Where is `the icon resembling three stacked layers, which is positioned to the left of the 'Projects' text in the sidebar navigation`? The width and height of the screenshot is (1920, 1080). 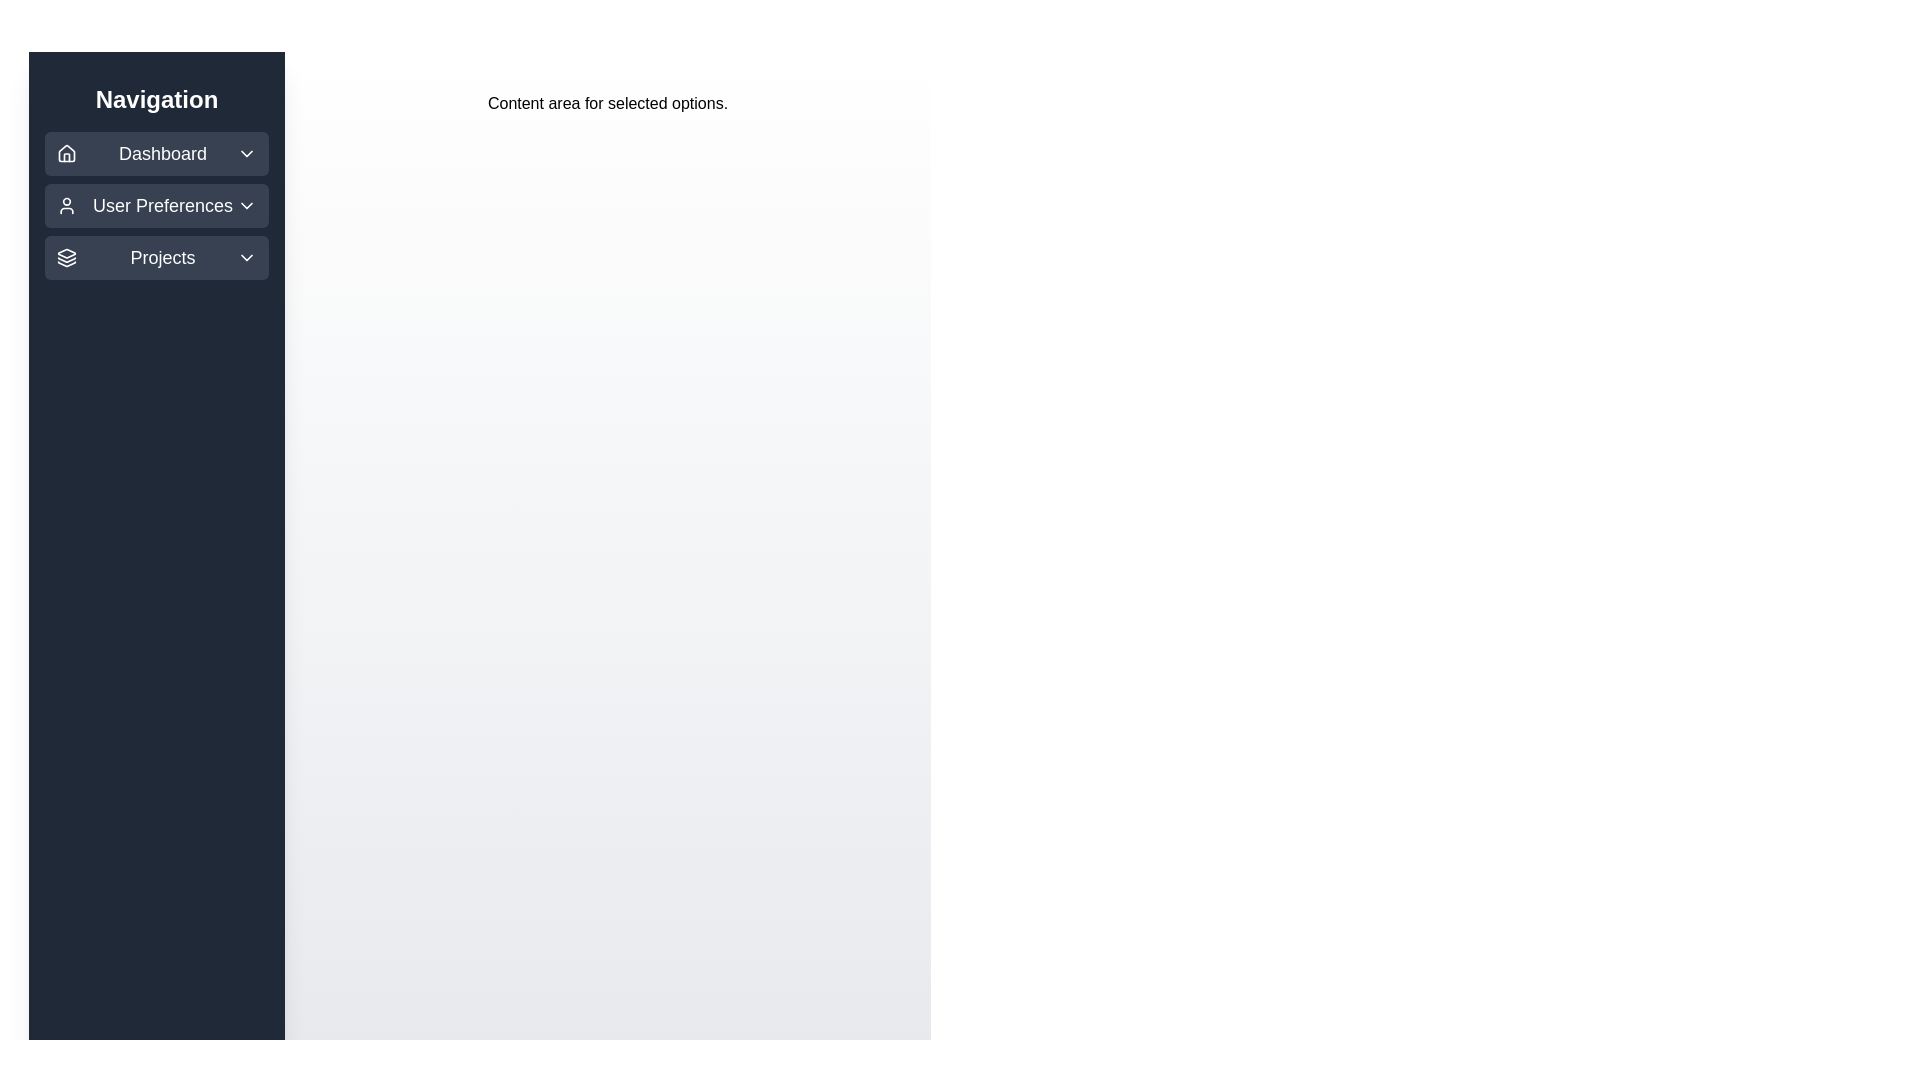
the icon resembling three stacked layers, which is positioned to the left of the 'Projects' text in the sidebar navigation is located at coordinates (67, 257).